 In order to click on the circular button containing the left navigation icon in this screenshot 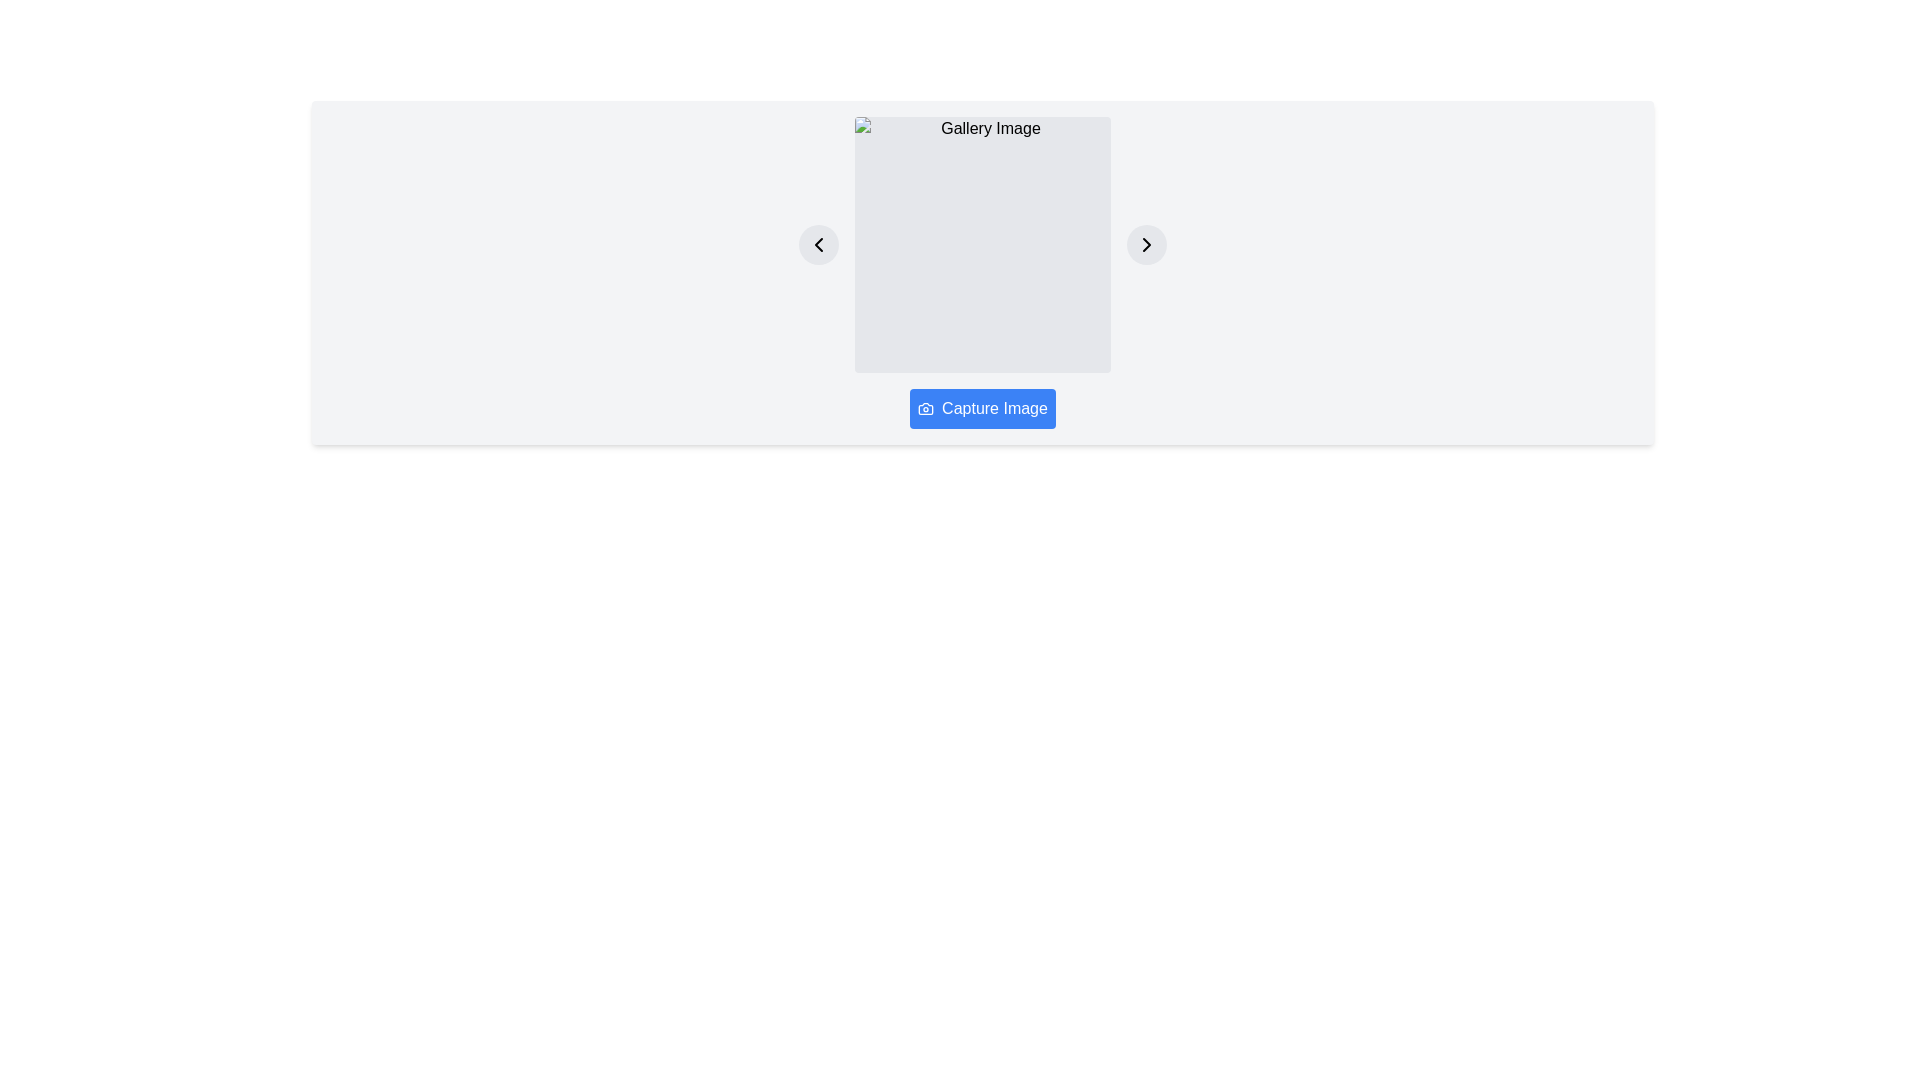, I will do `click(819, 244)`.